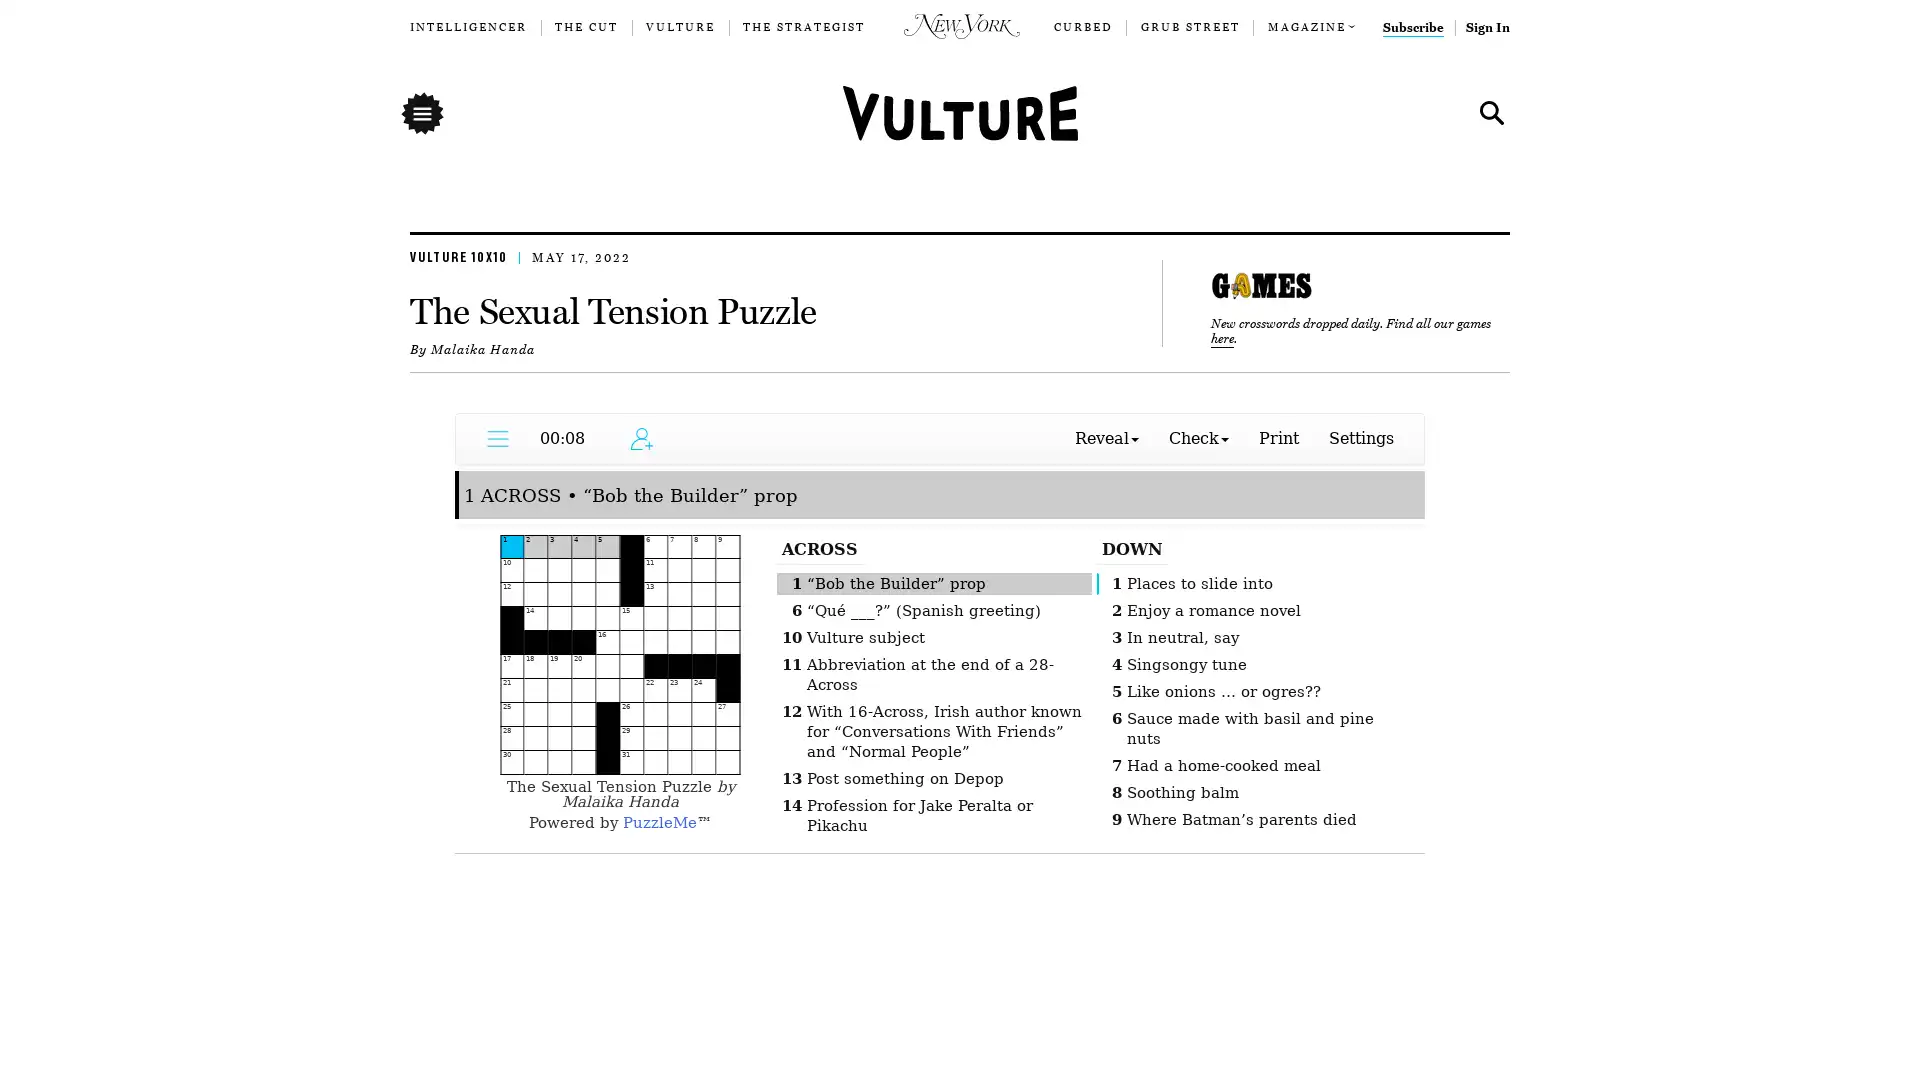  Describe the element at coordinates (1492, 112) in the screenshot. I see `Search` at that location.